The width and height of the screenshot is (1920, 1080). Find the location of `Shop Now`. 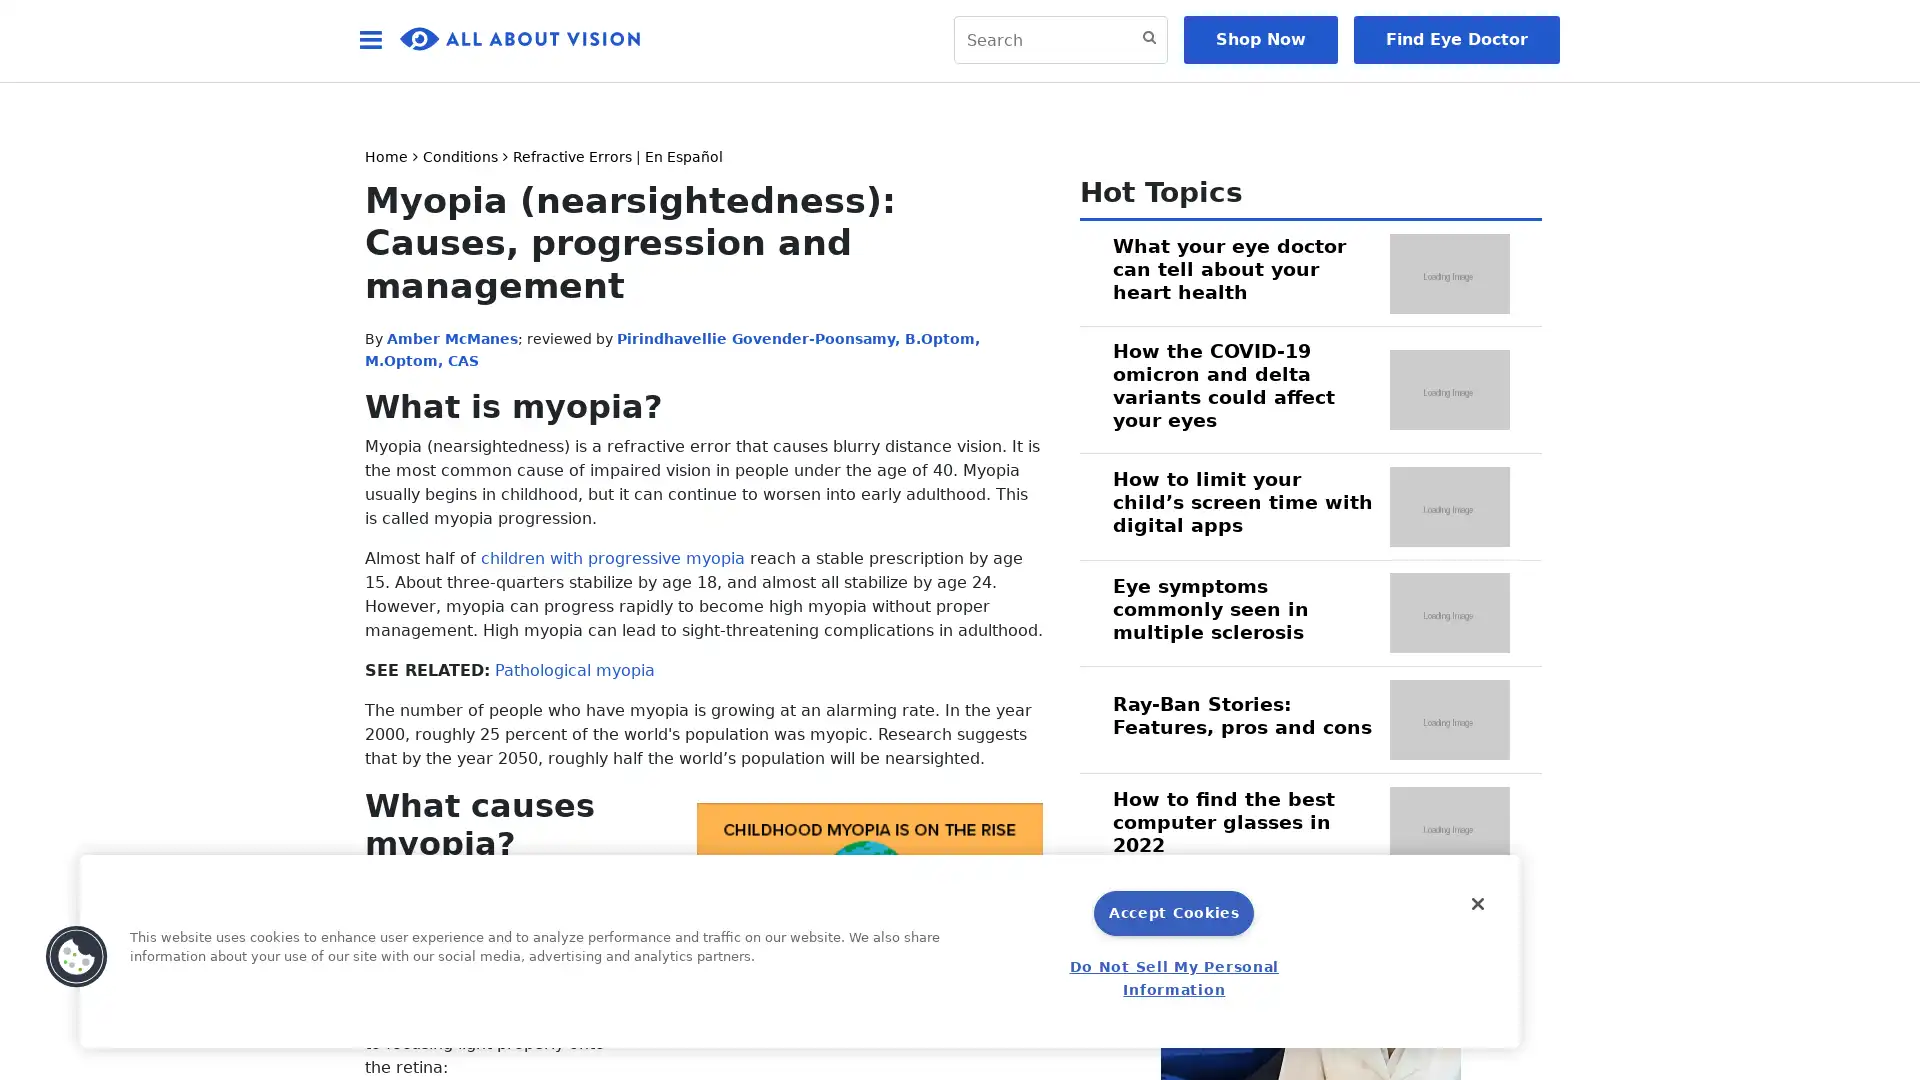

Shop Now is located at coordinates (1260, 39).